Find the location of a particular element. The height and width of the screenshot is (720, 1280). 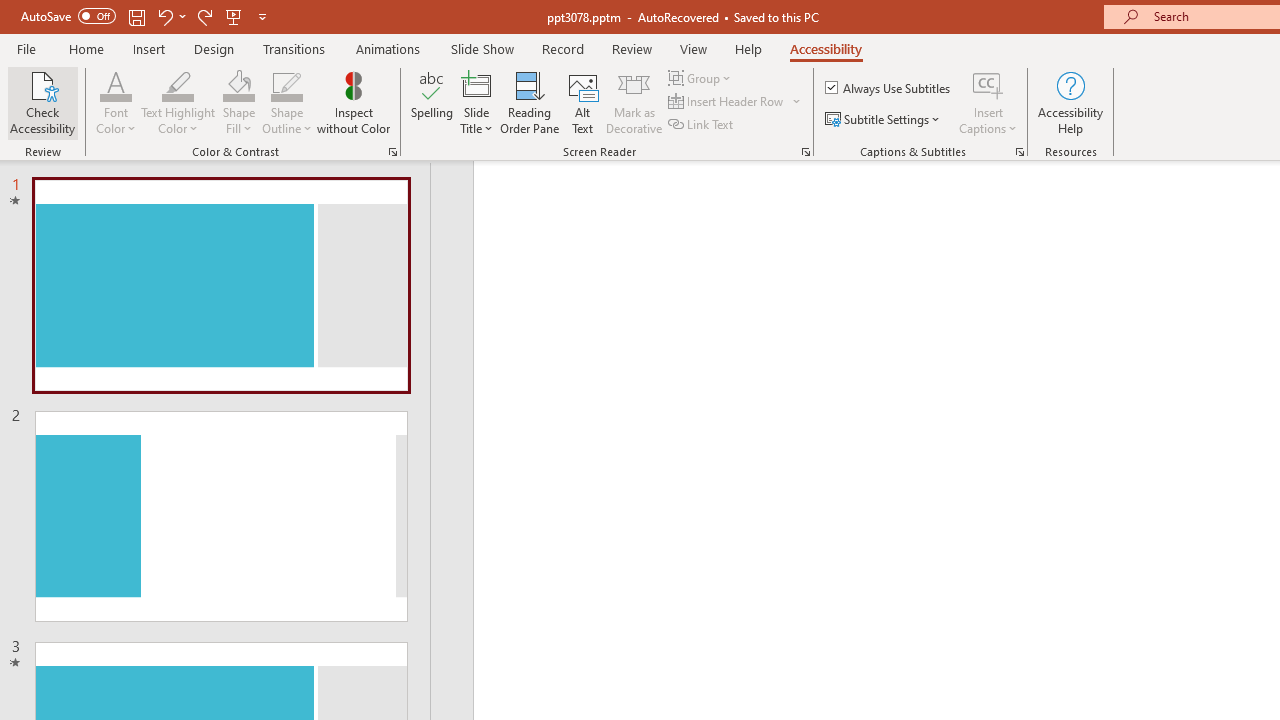

'Mark as Decorative' is located at coordinates (633, 103).